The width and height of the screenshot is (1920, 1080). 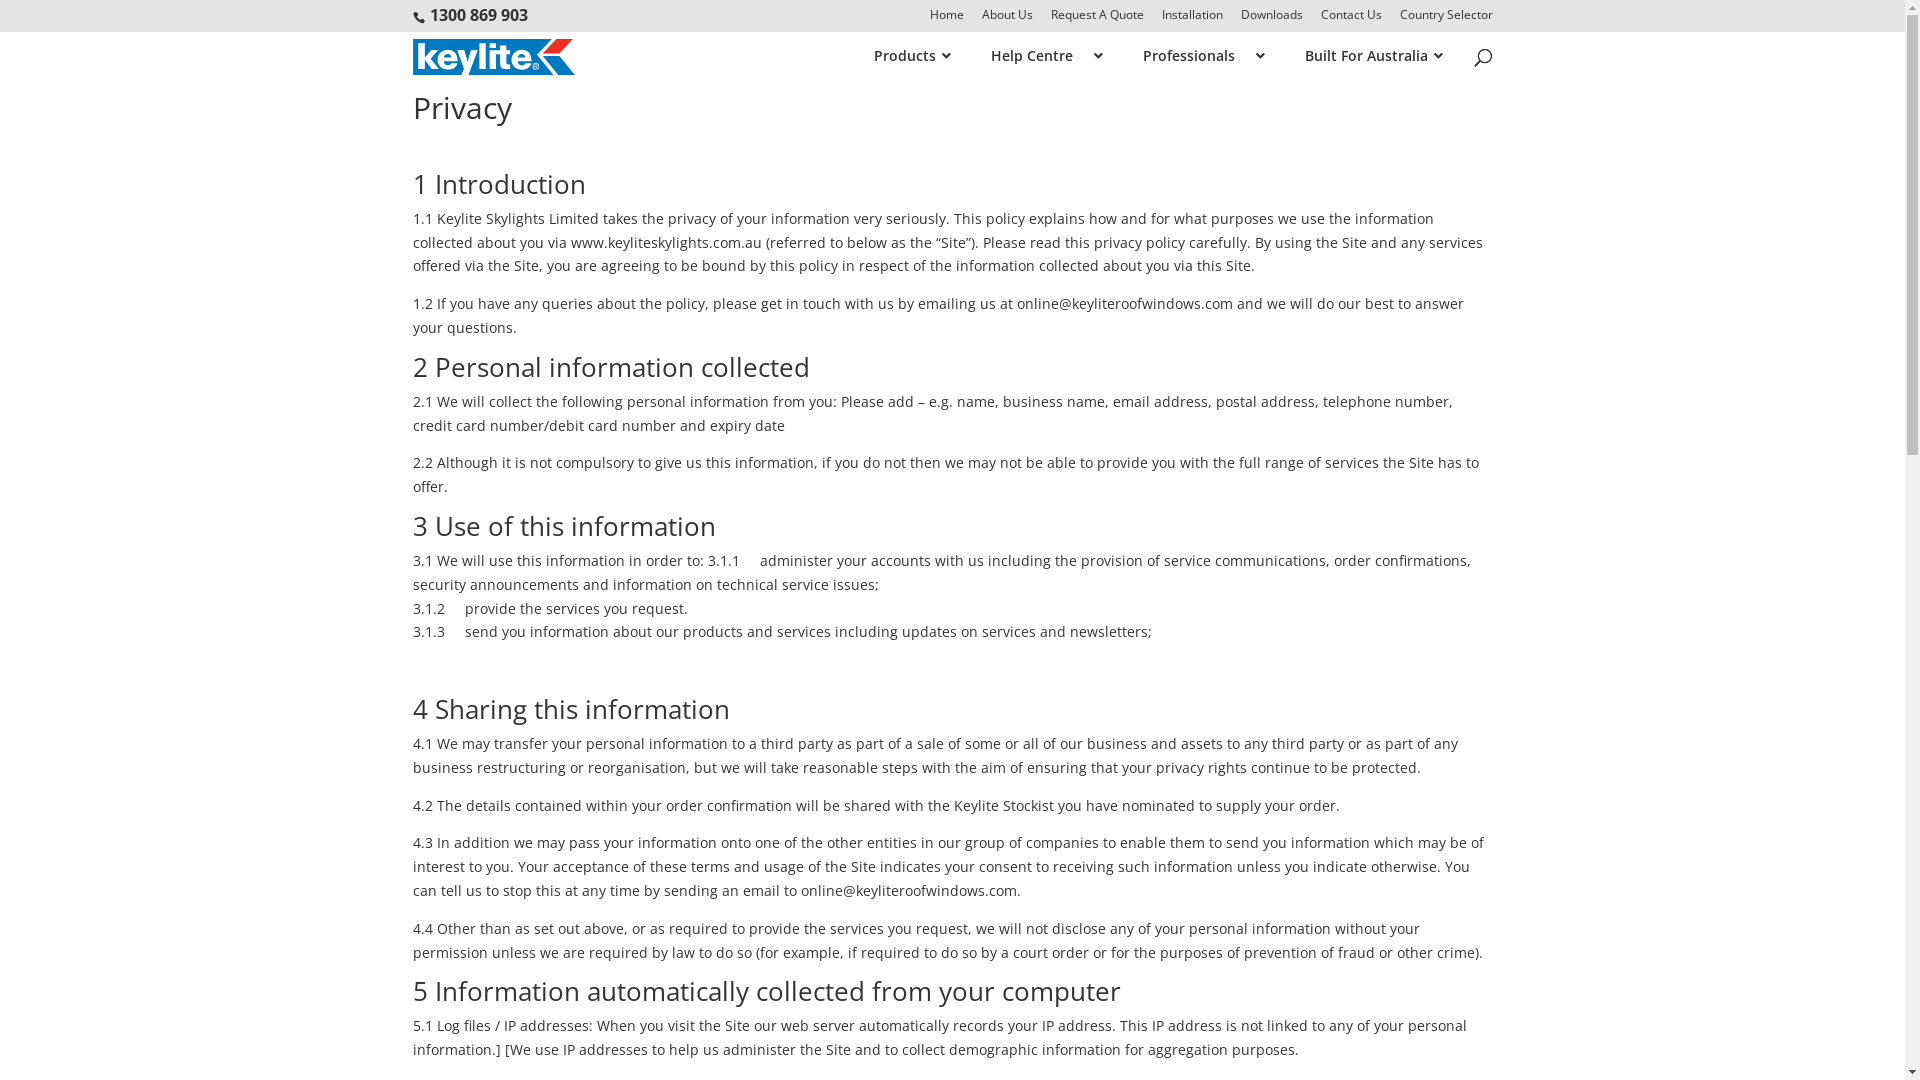 What do you see at coordinates (1238, 19) in the screenshot?
I see `'Downloads'` at bounding box center [1238, 19].